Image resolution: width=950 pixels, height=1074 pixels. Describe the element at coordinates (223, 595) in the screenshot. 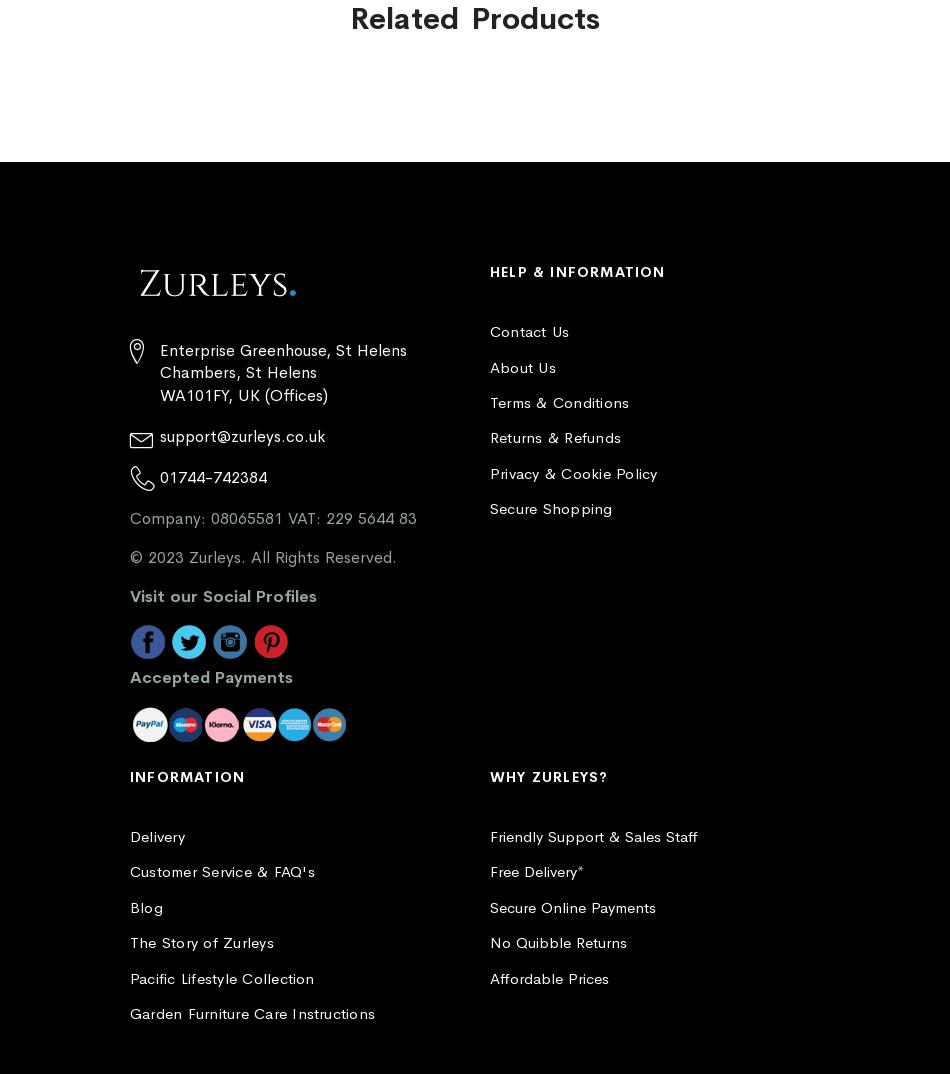

I see `'Visit our Social Profiles'` at that location.